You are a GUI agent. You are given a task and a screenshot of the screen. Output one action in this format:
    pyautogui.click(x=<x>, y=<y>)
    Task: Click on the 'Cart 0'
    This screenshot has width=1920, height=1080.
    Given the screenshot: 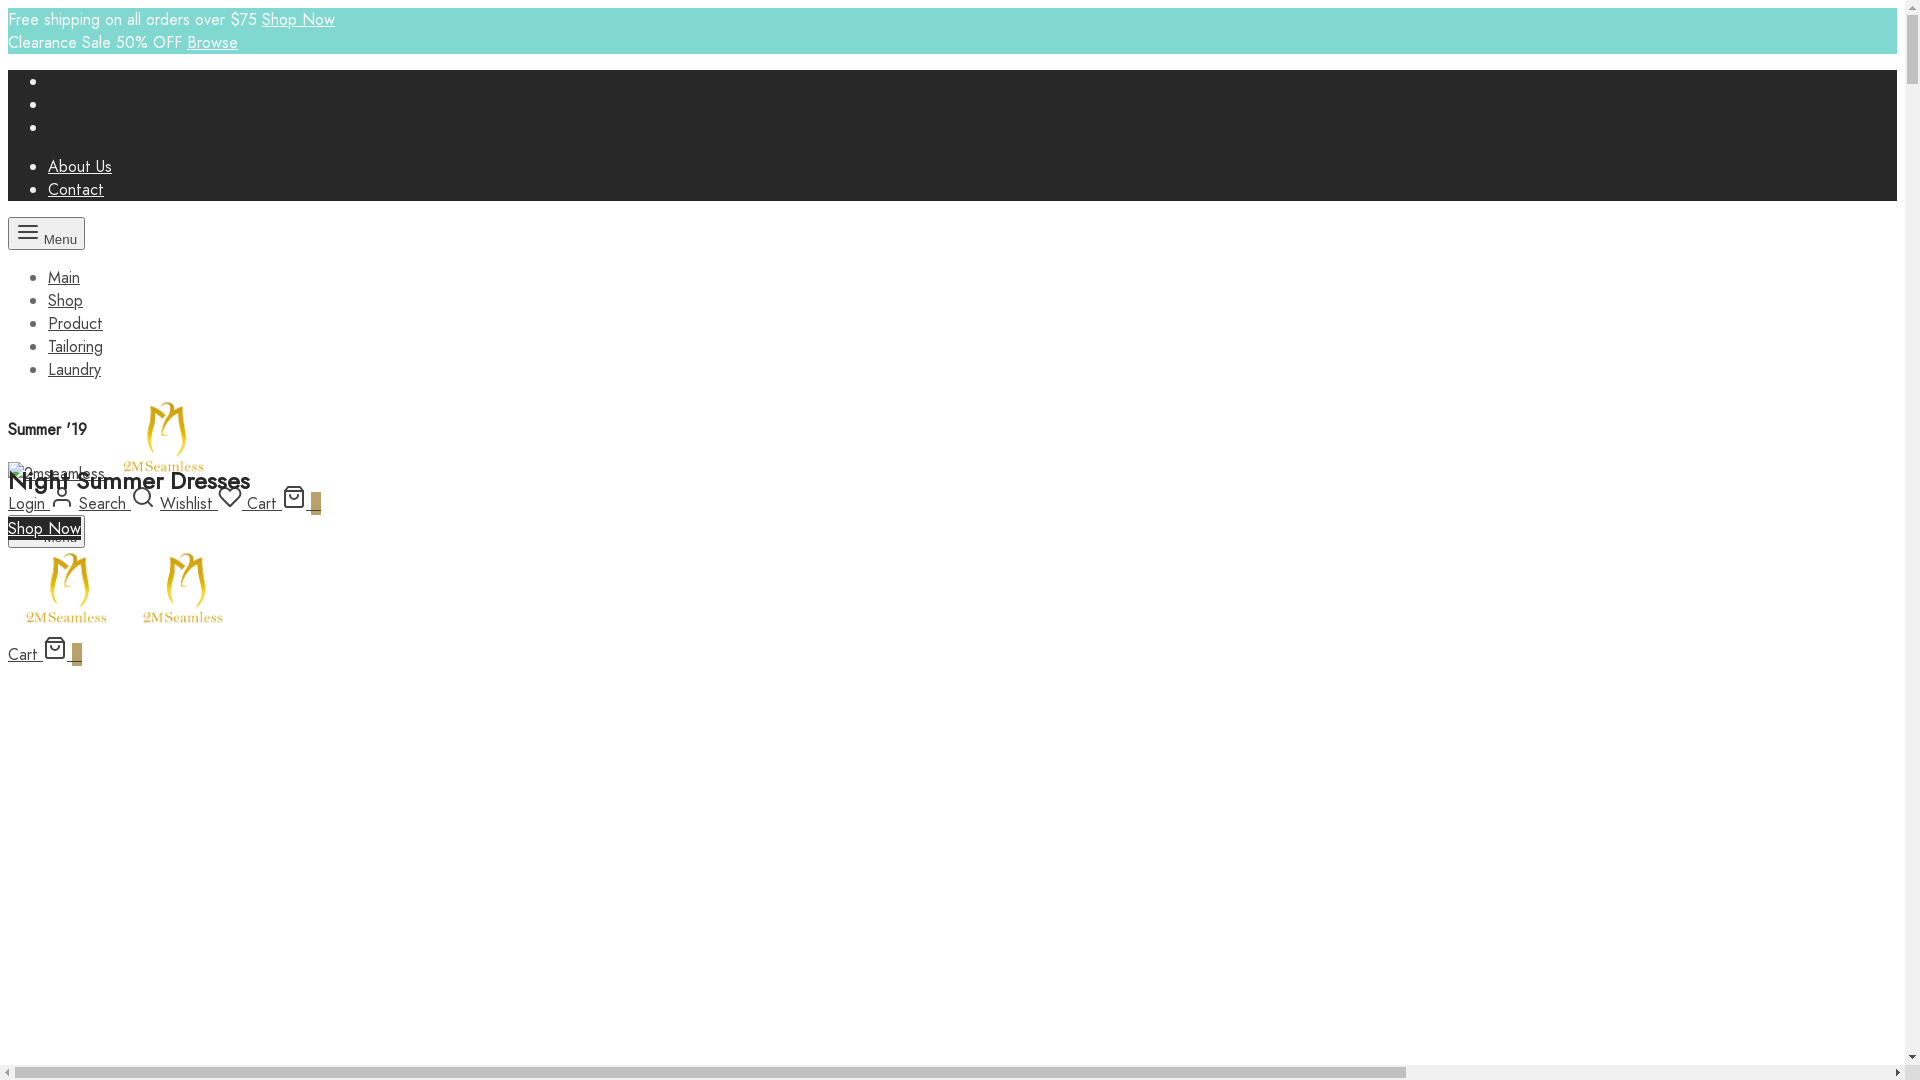 What is the action you would take?
    pyautogui.click(x=8, y=654)
    